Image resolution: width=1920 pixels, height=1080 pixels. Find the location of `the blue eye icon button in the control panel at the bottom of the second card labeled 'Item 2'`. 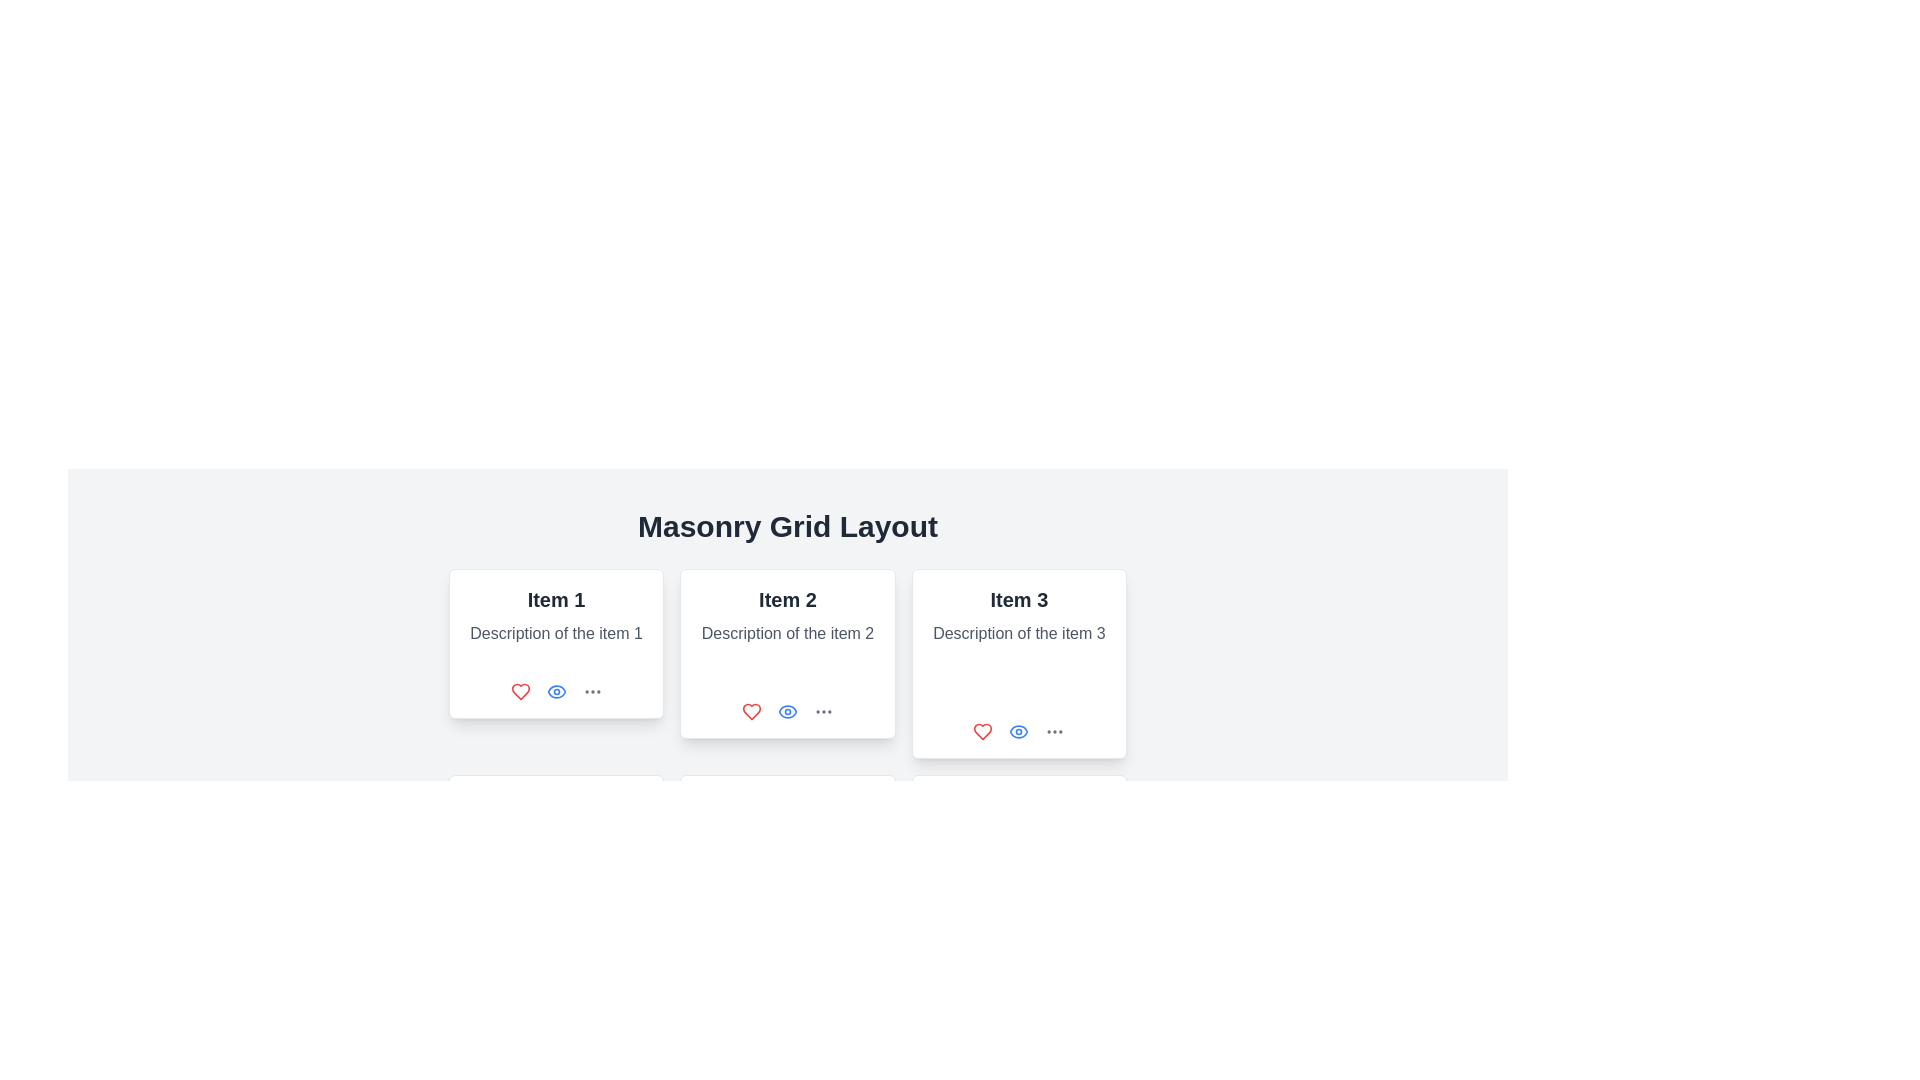

the blue eye icon button in the control panel at the bottom of the second card labeled 'Item 2' is located at coordinates (786, 711).